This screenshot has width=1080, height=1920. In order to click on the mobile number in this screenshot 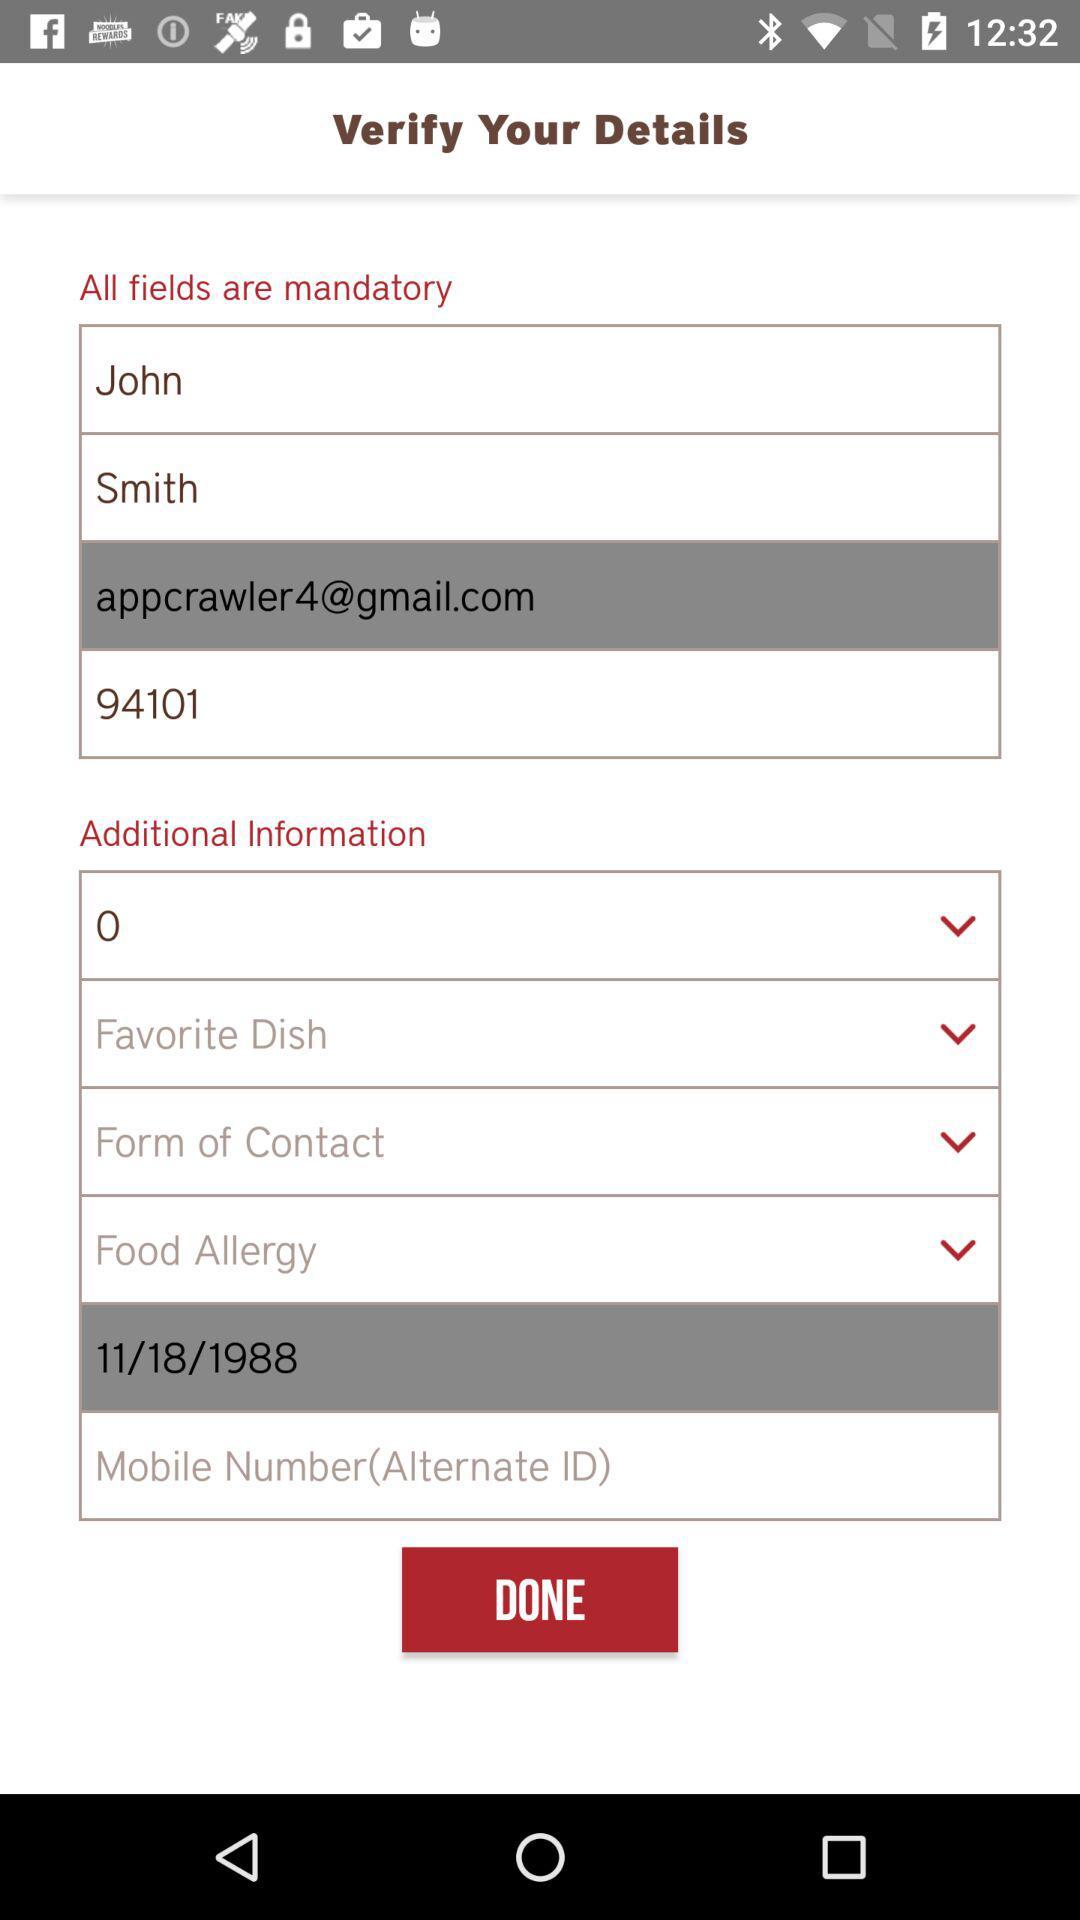, I will do `click(540, 1465)`.